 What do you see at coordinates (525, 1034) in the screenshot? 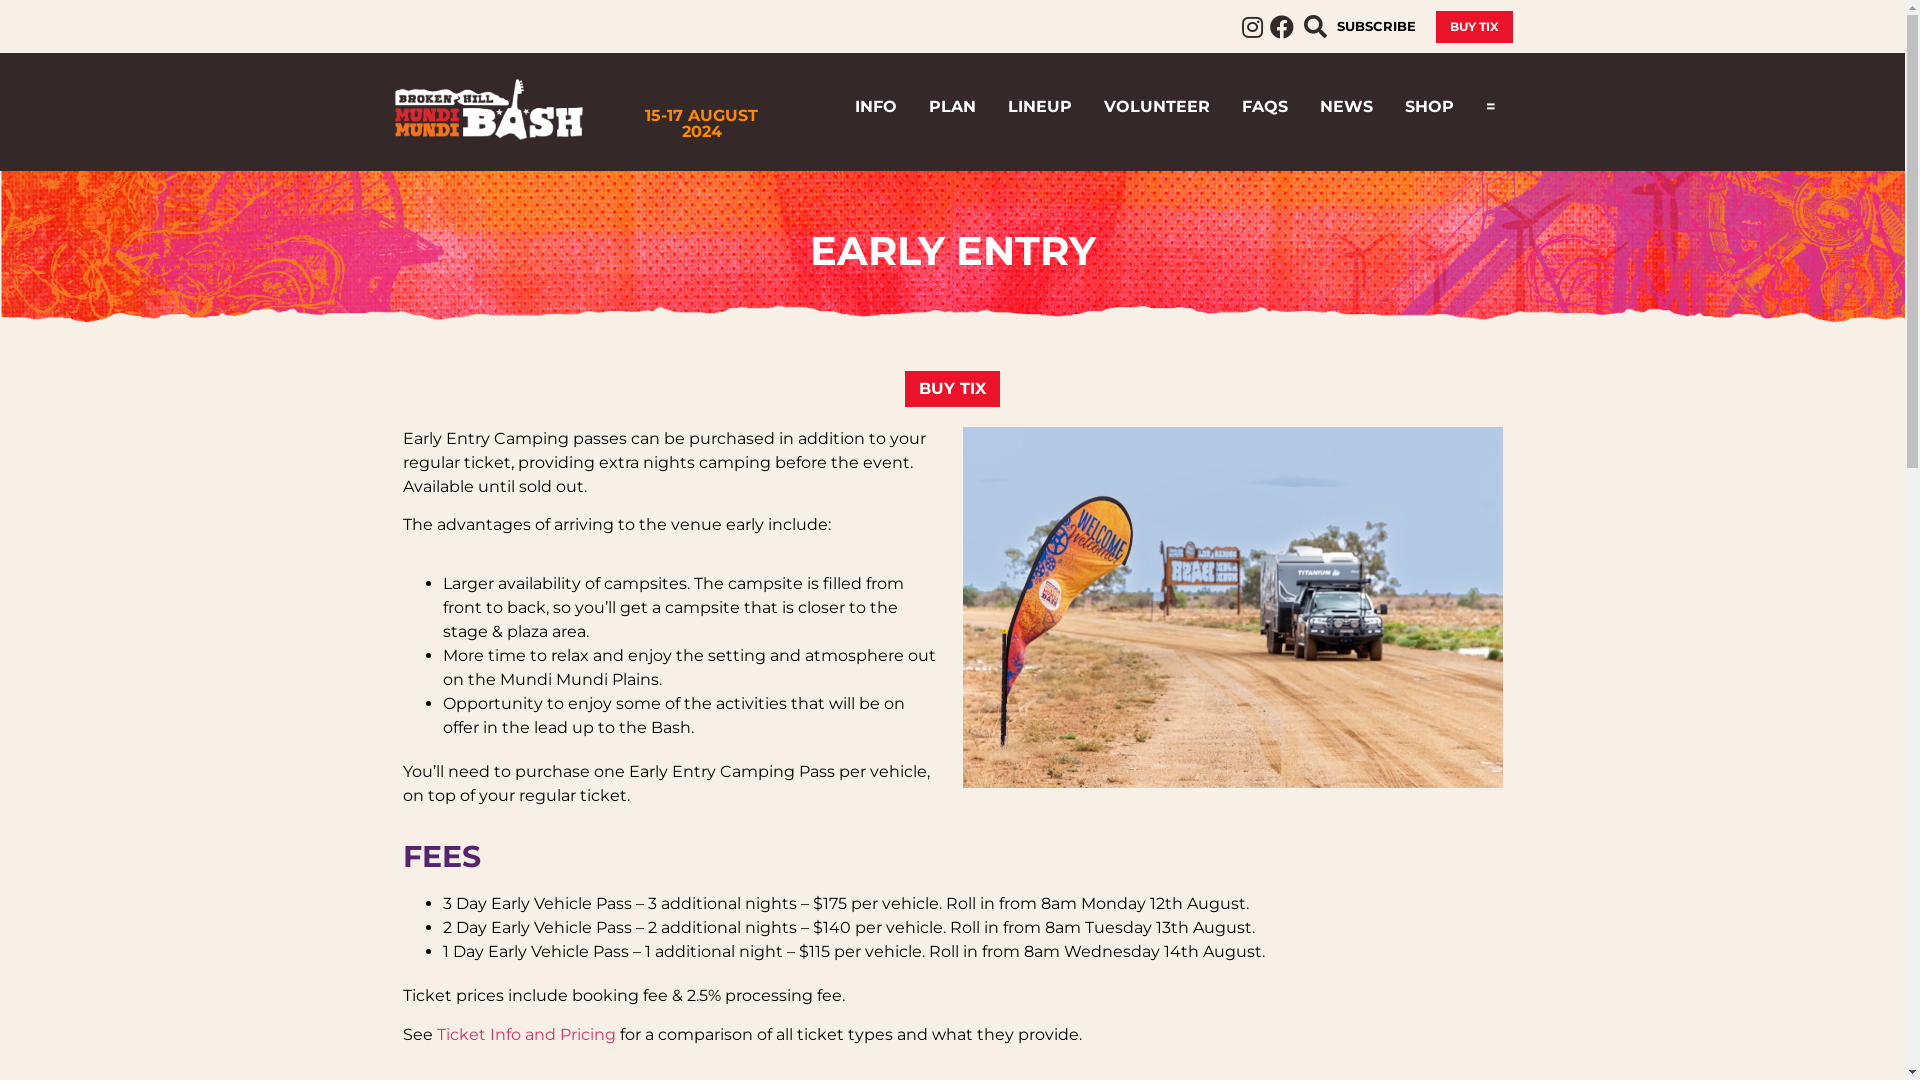
I see `'Ticket Info and Pricing'` at bounding box center [525, 1034].